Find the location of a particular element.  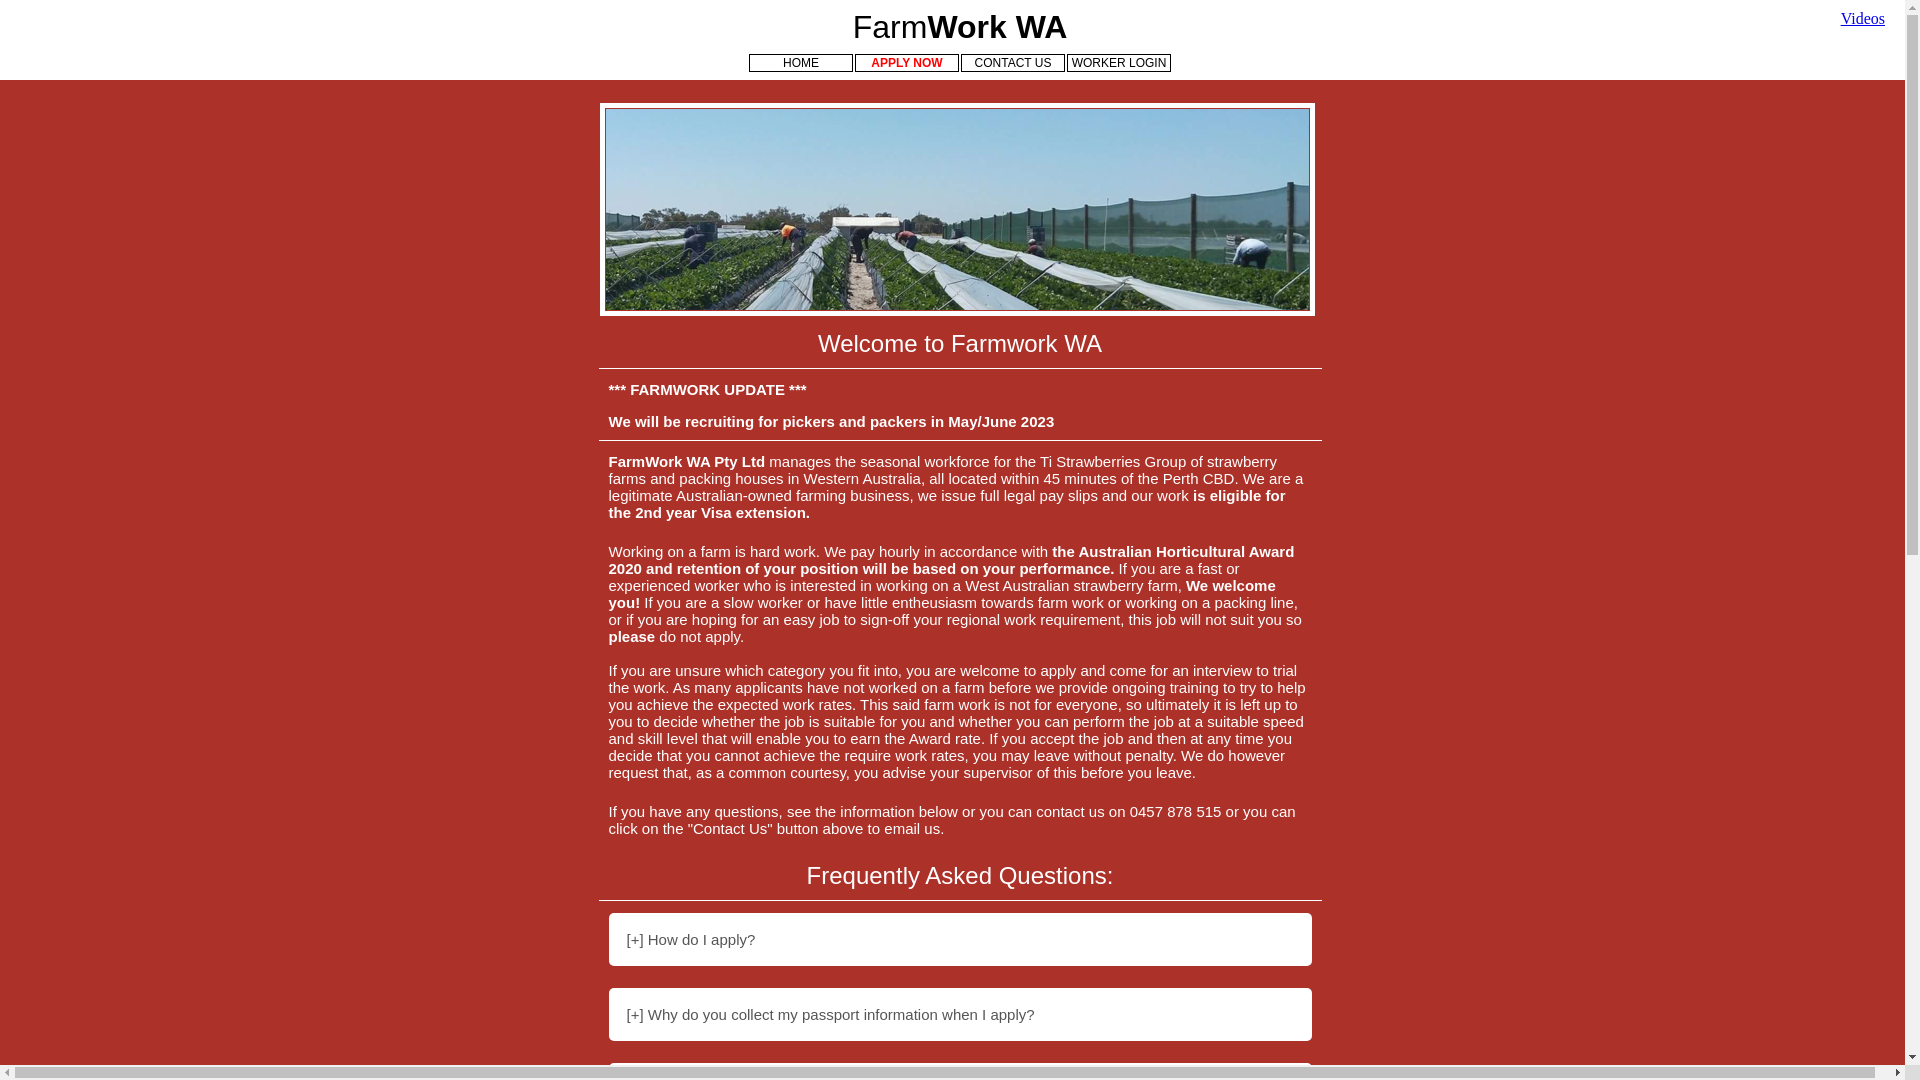

'[+] How do I apply?' is located at coordinates (958, 939).